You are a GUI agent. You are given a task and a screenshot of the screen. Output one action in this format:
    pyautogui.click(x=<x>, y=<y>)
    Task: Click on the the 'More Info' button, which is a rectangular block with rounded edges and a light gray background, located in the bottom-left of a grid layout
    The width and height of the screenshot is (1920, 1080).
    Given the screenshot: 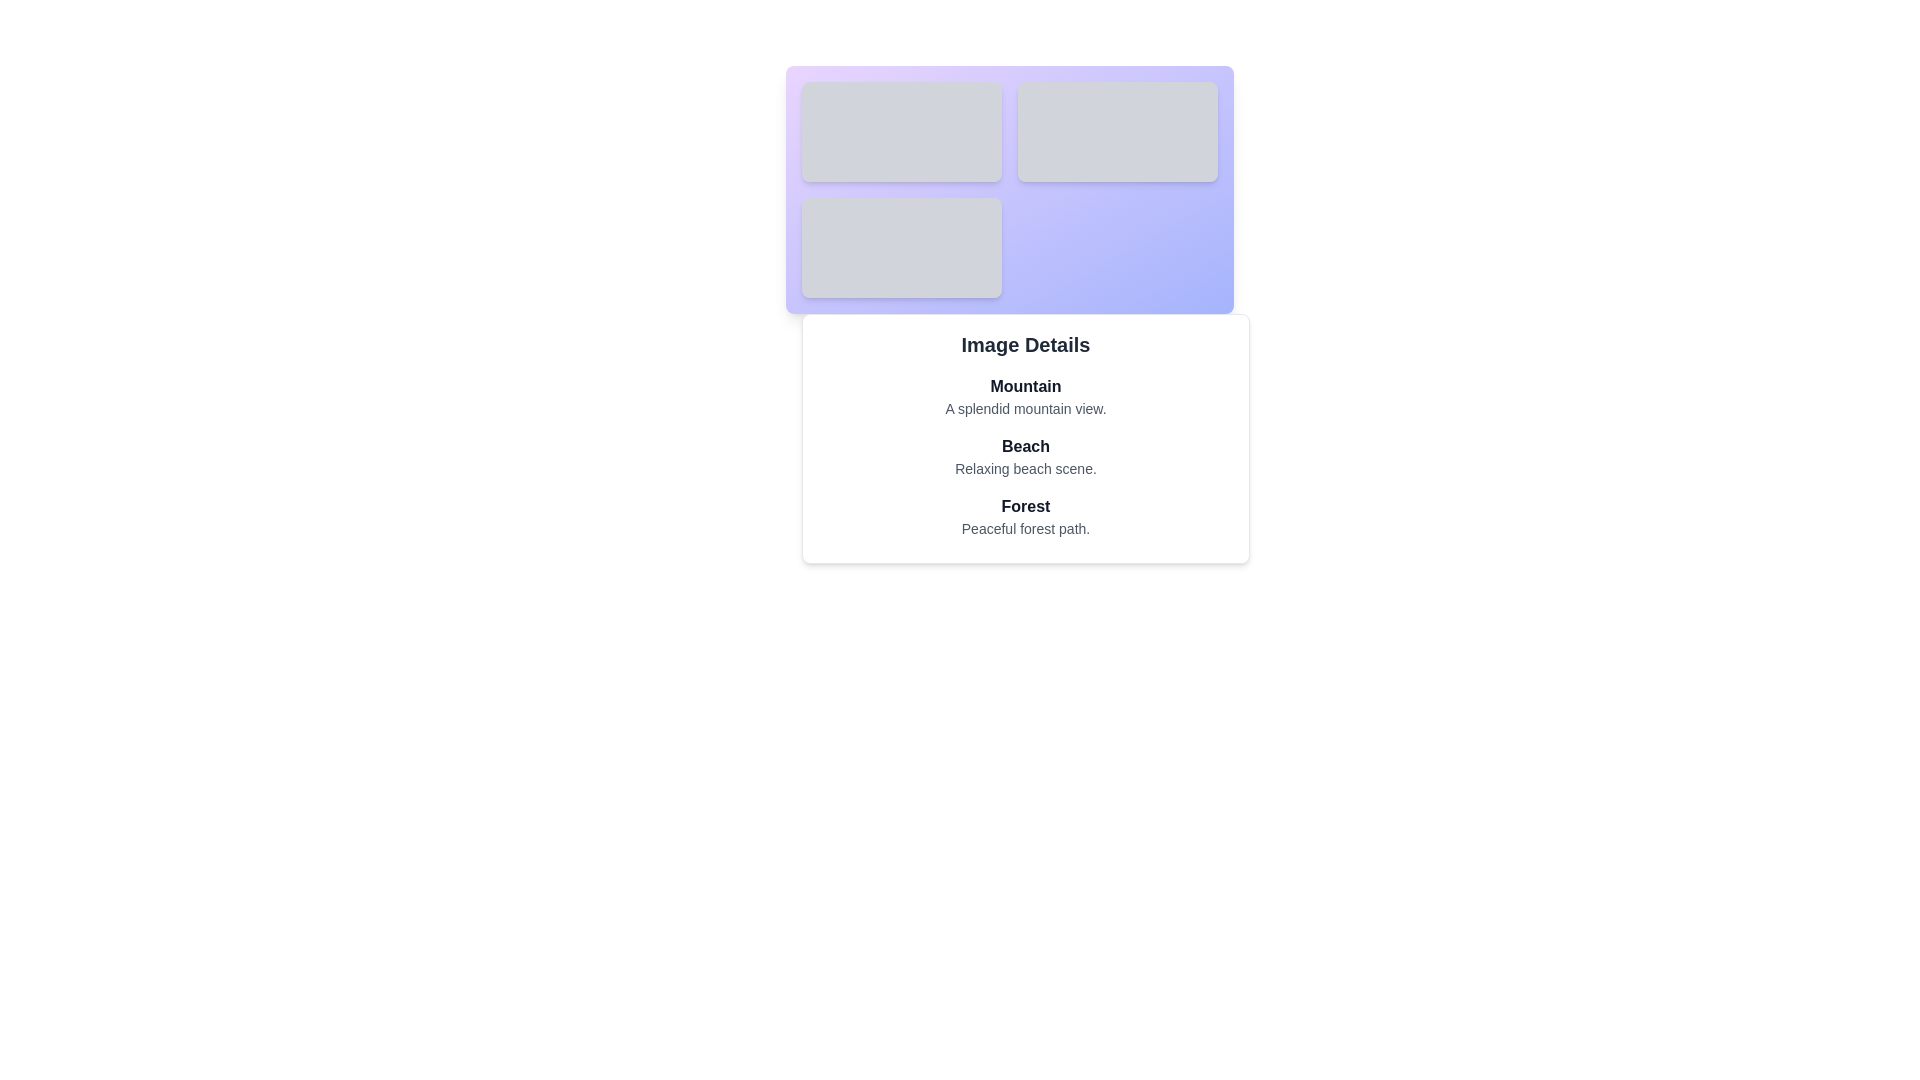 What is the action you would take?
    pyautogui.click(x=901, y=246)
    